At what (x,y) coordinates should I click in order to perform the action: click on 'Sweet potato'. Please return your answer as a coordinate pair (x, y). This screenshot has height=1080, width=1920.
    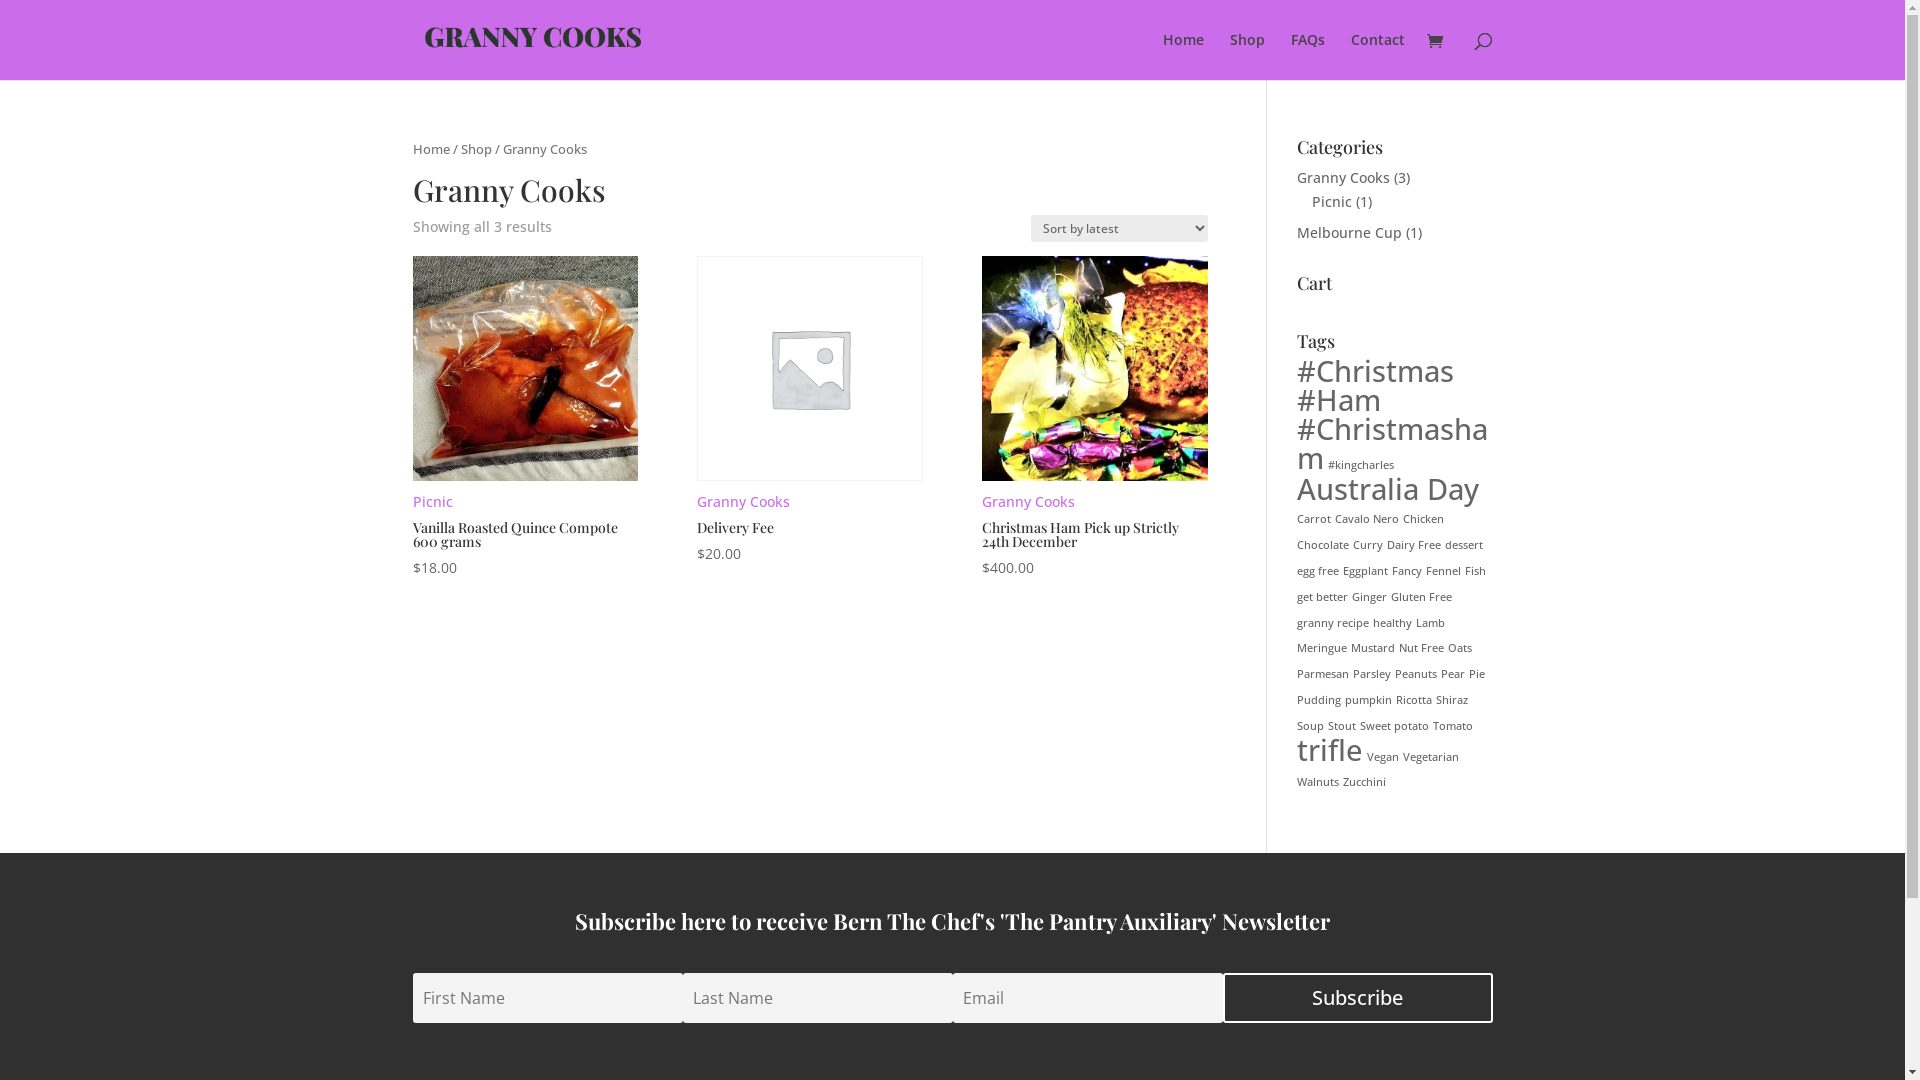
    Looking at the image, I should click on (1393, 725).